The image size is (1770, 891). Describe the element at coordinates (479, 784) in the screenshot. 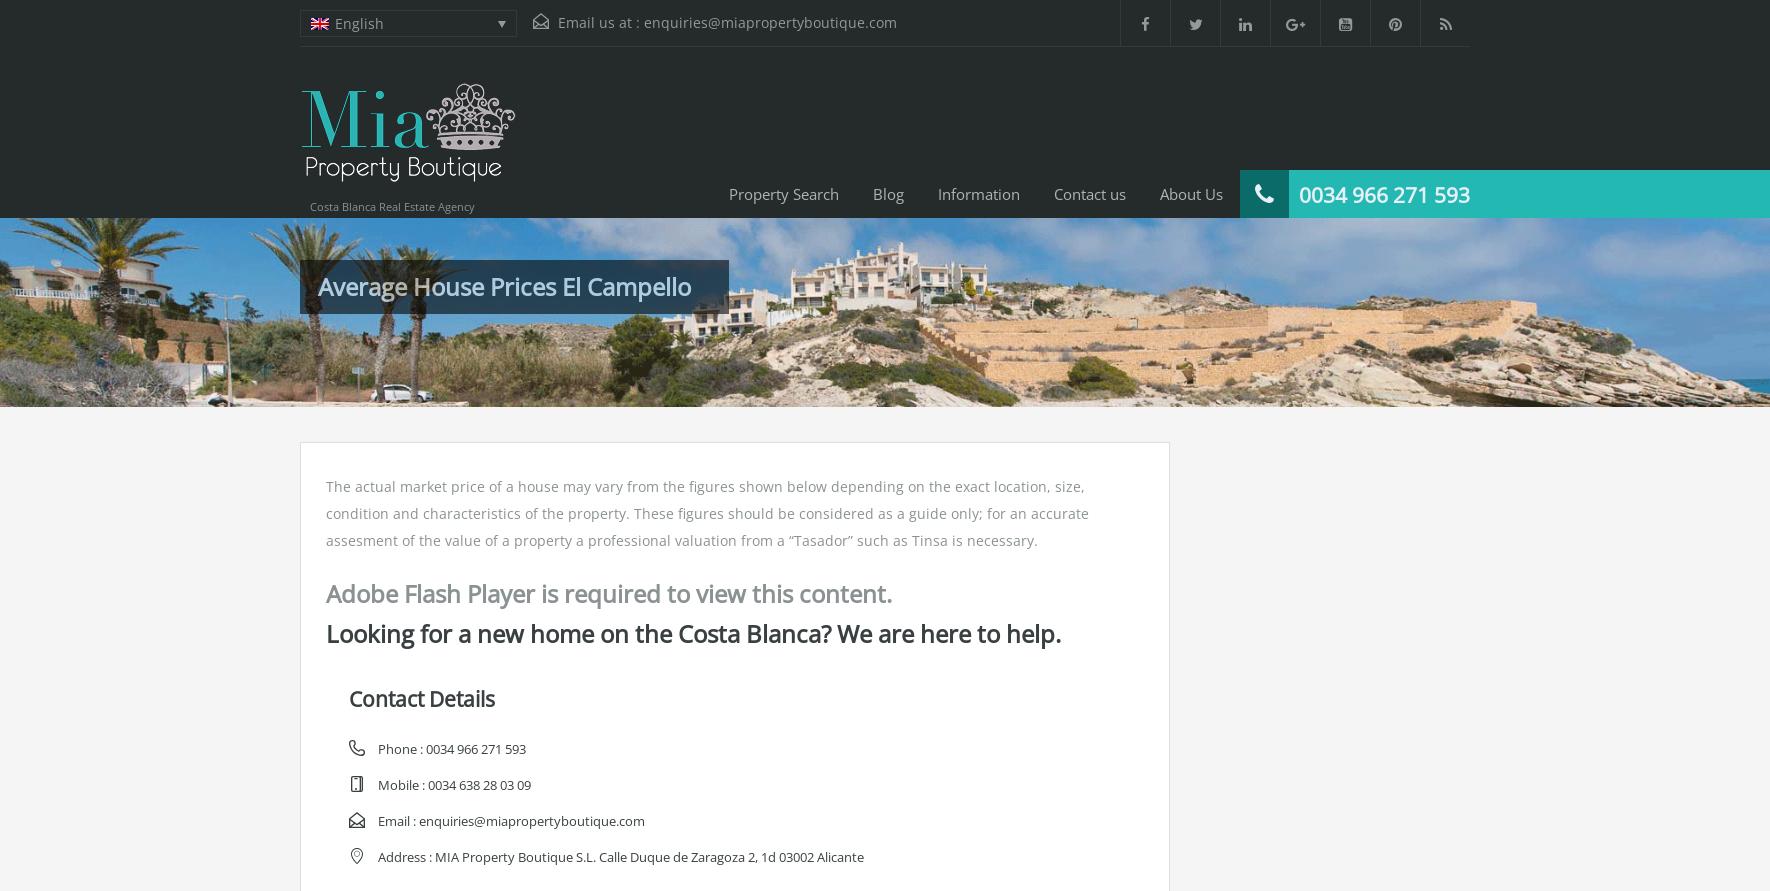

I see `'0034 638 28 03 09'` at that location.